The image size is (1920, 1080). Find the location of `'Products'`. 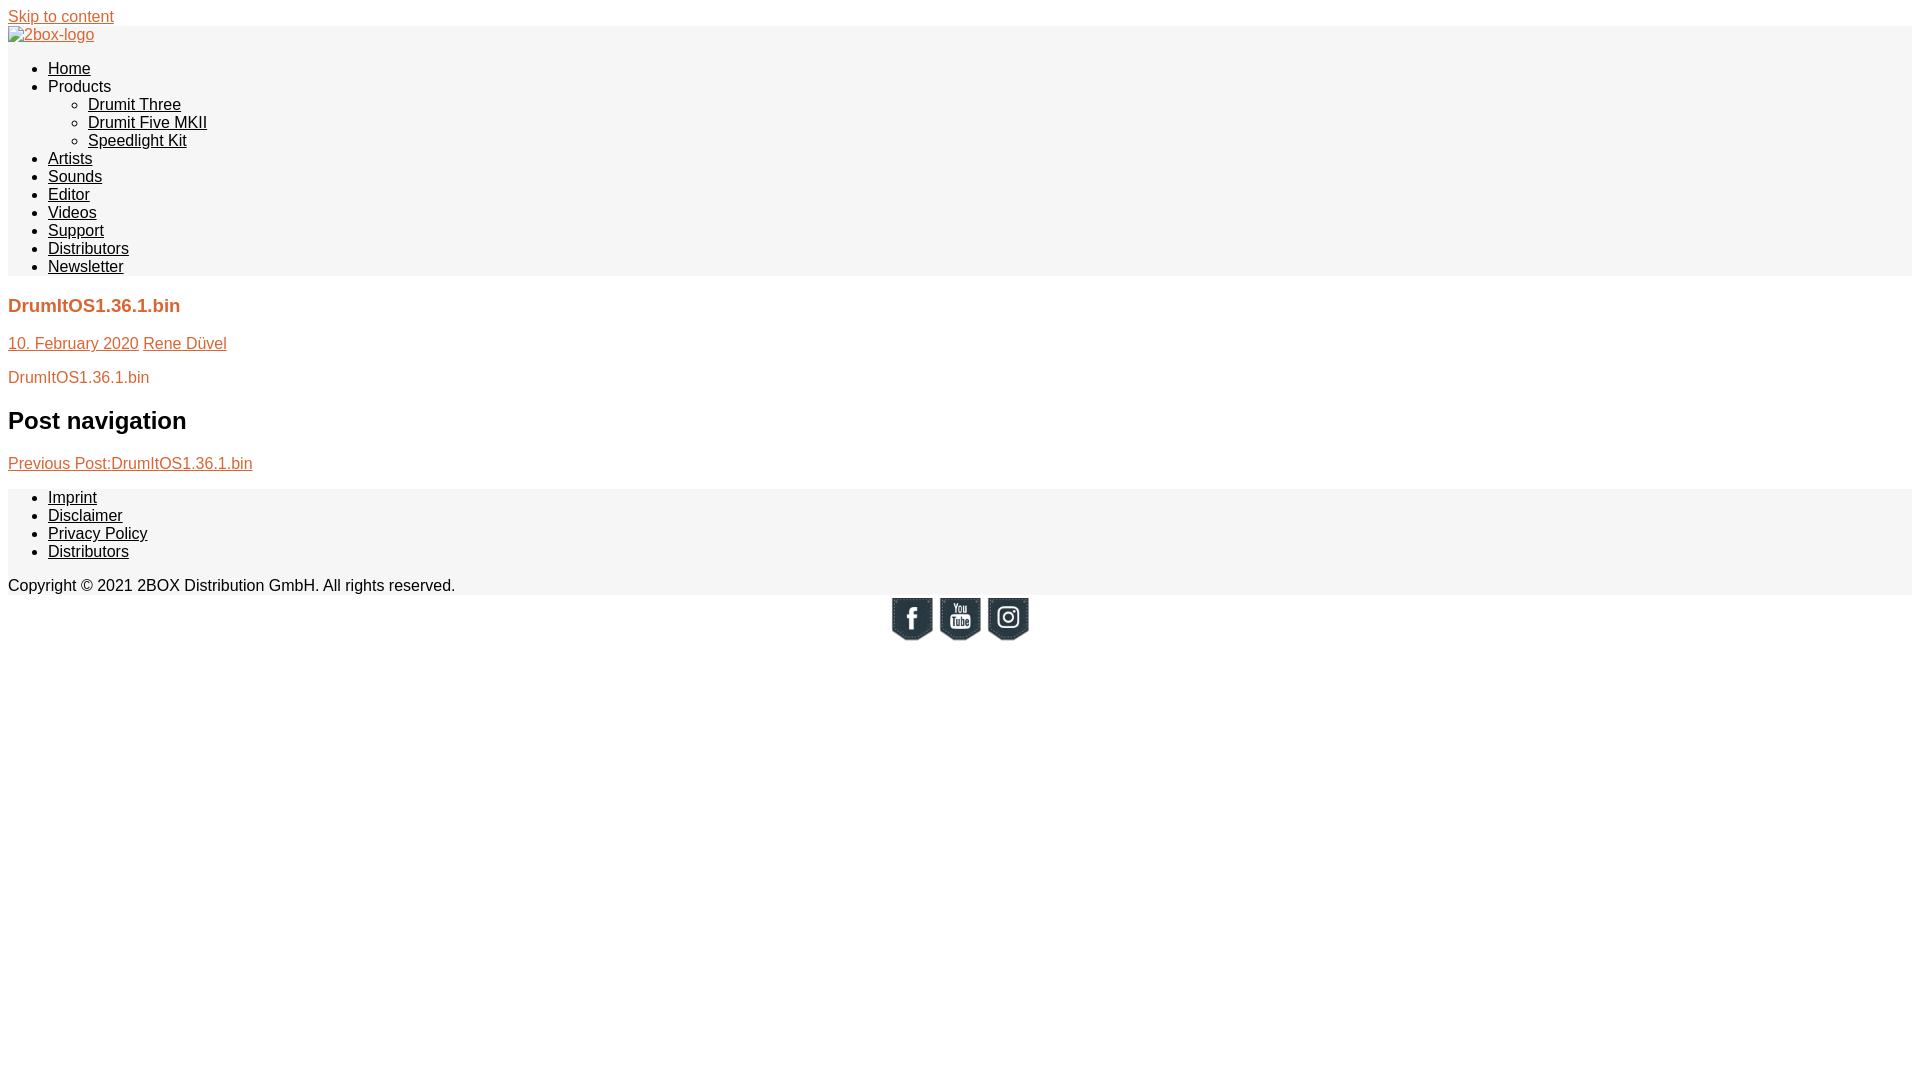

'Products' is located at coordinates (79, 85).